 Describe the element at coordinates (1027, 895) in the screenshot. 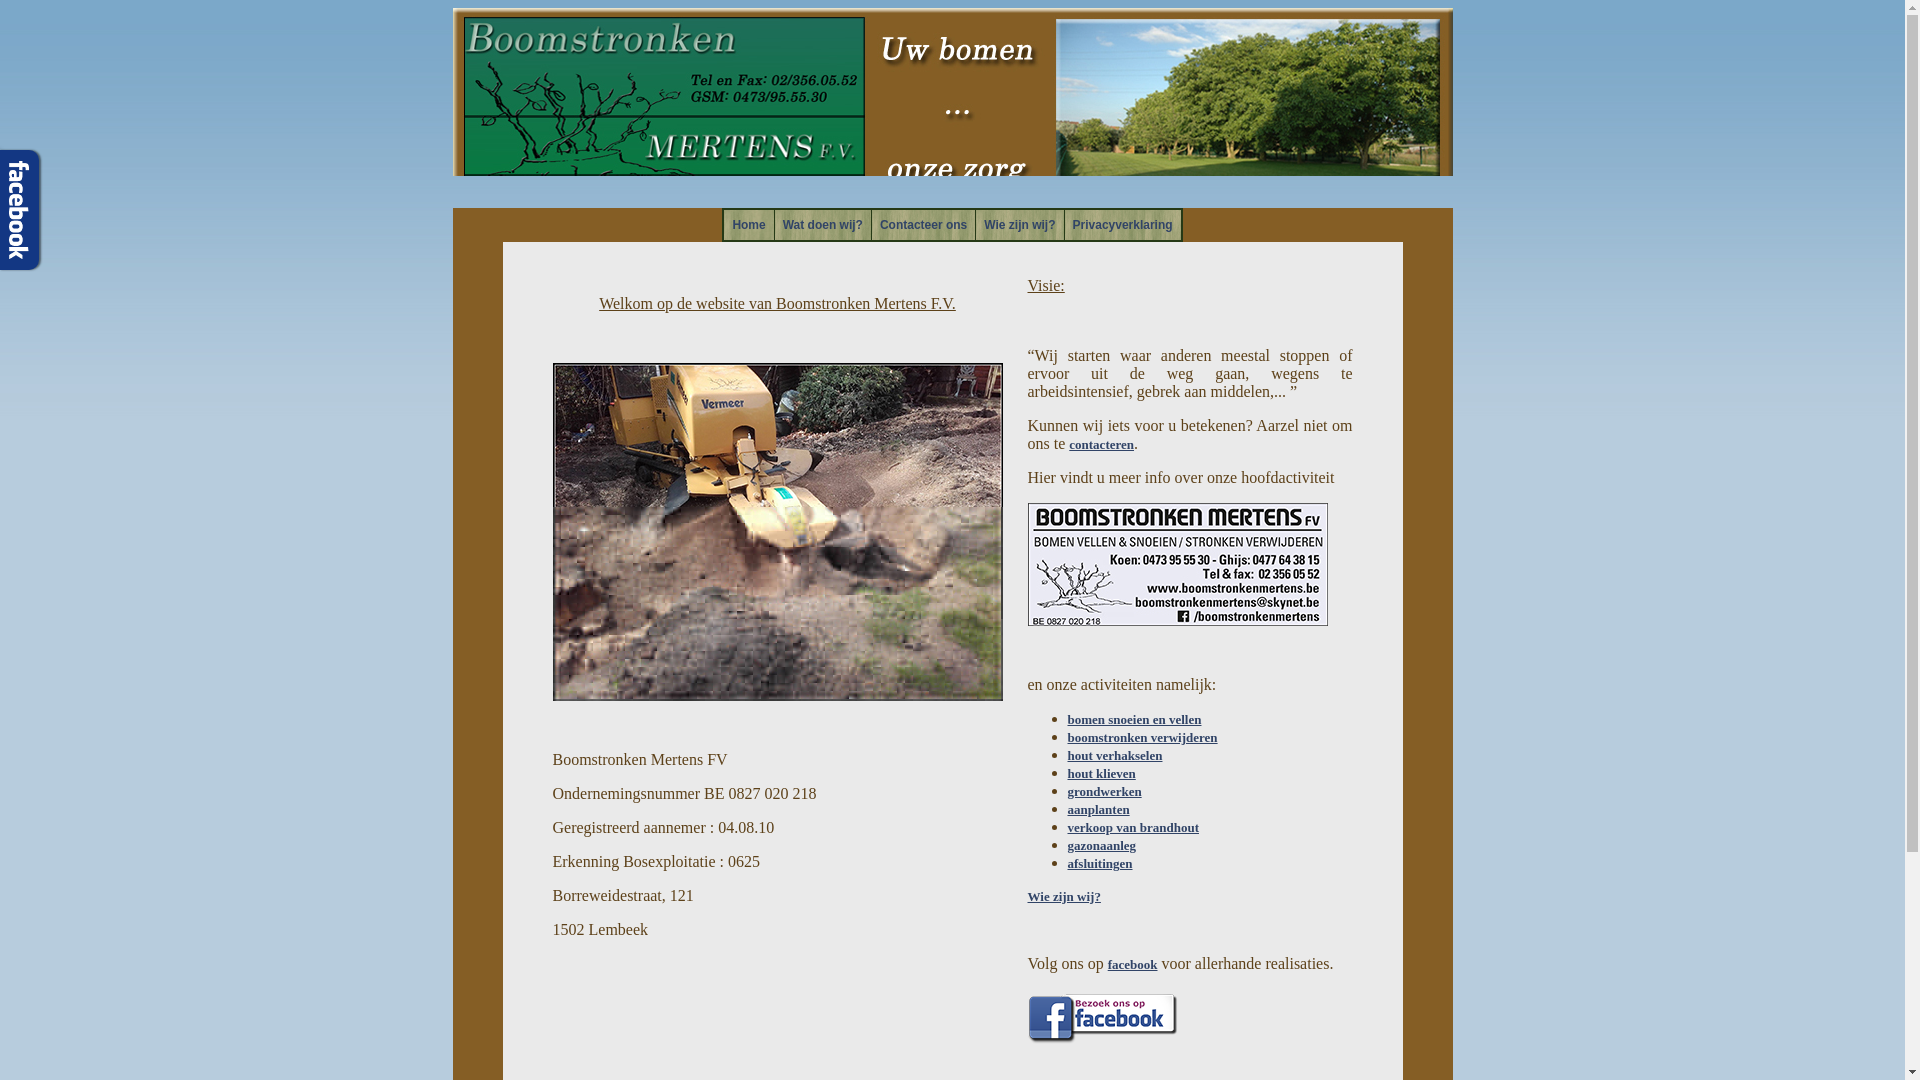

I see `'Wie zijn wij?'` at that location.